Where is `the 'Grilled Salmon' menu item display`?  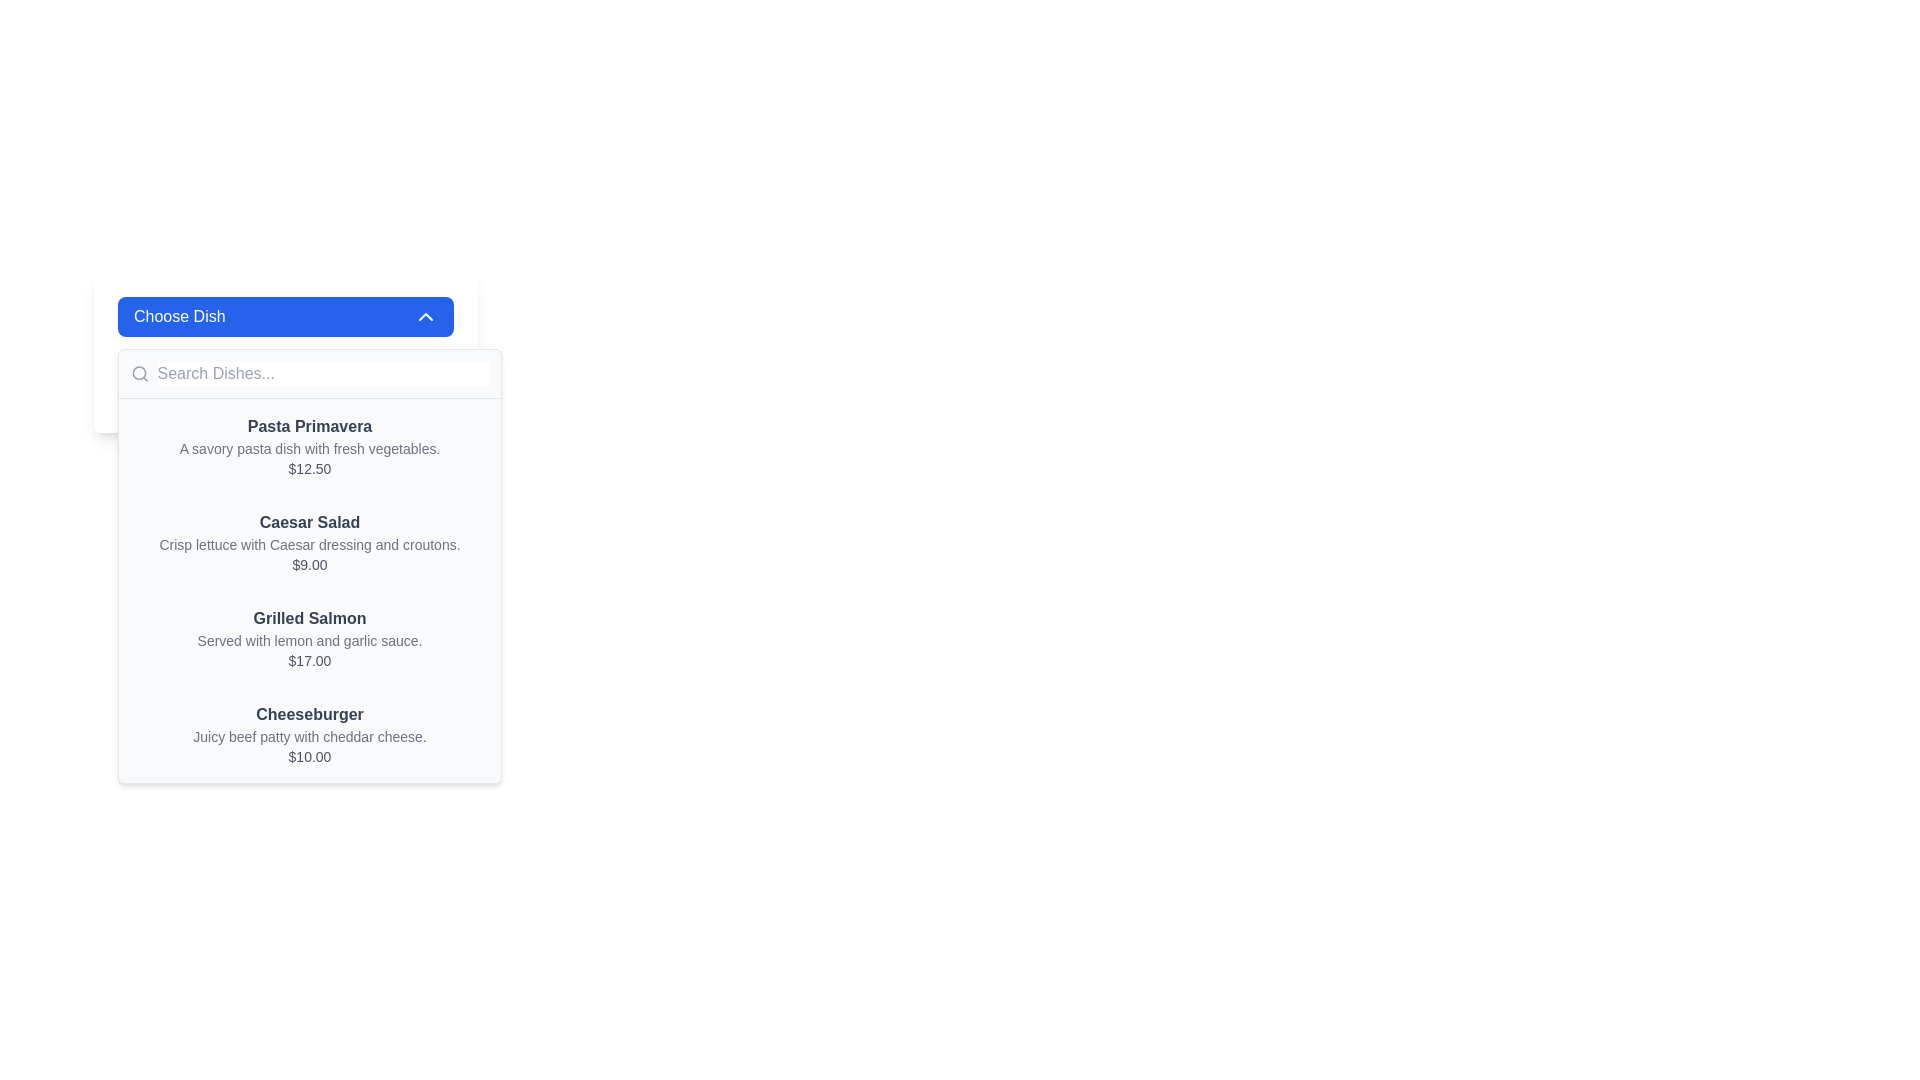
the 'Grilled Salmon' menu item display is located at coordinates (309, 639).